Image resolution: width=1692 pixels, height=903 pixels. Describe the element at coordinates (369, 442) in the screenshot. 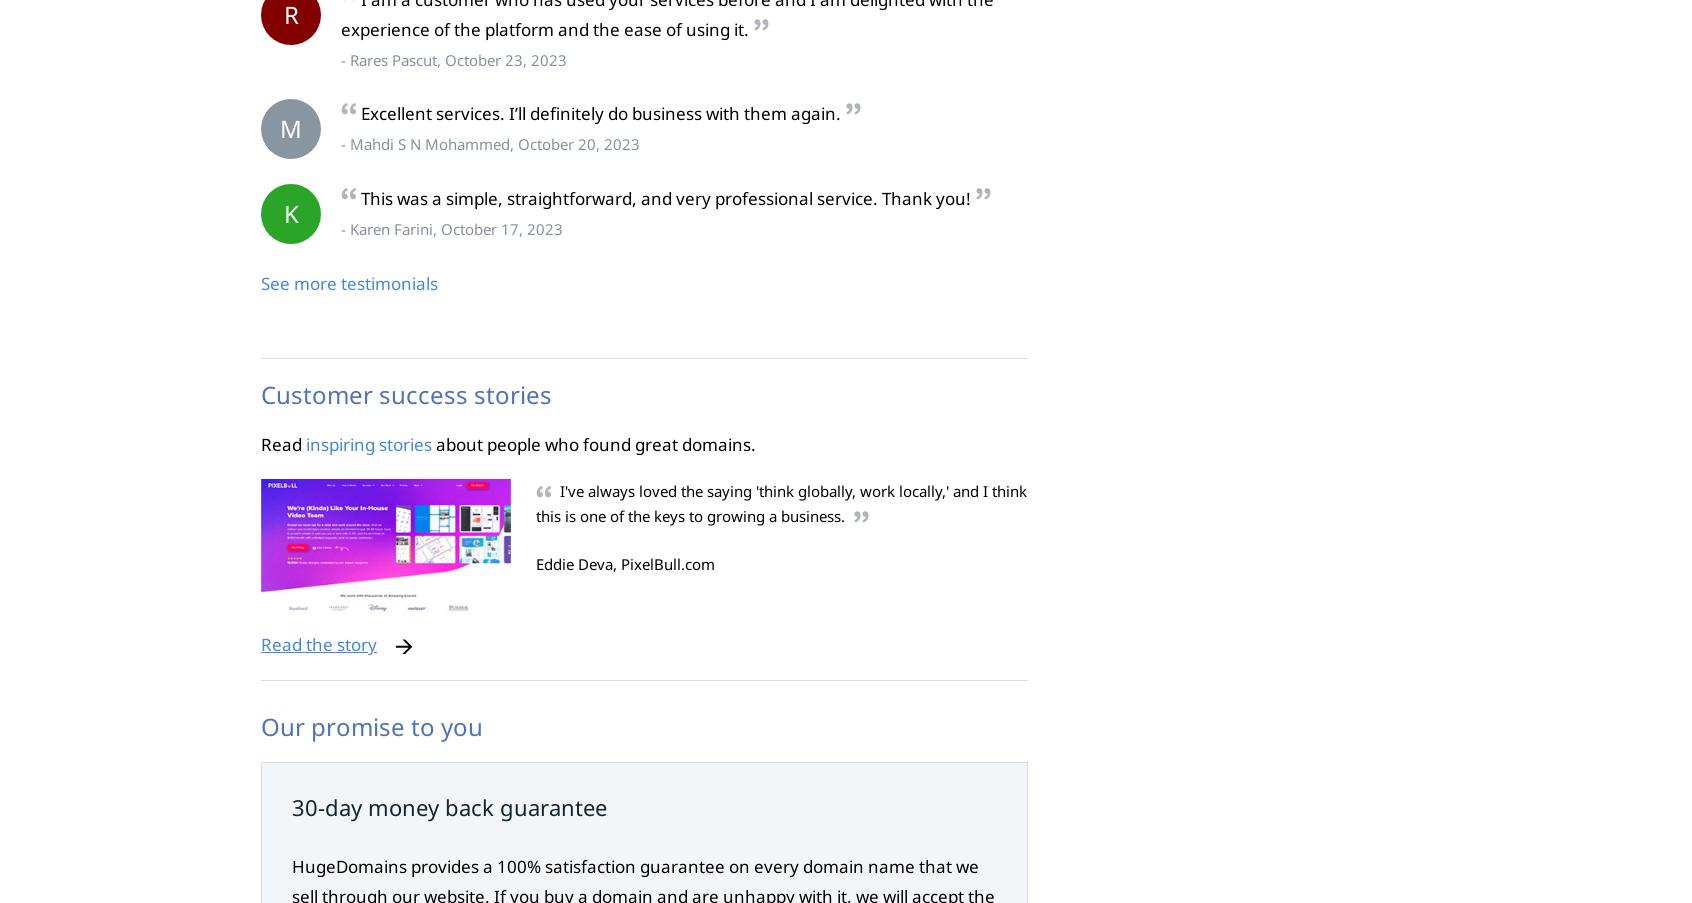

I see `'inspiring stories'` at that location.